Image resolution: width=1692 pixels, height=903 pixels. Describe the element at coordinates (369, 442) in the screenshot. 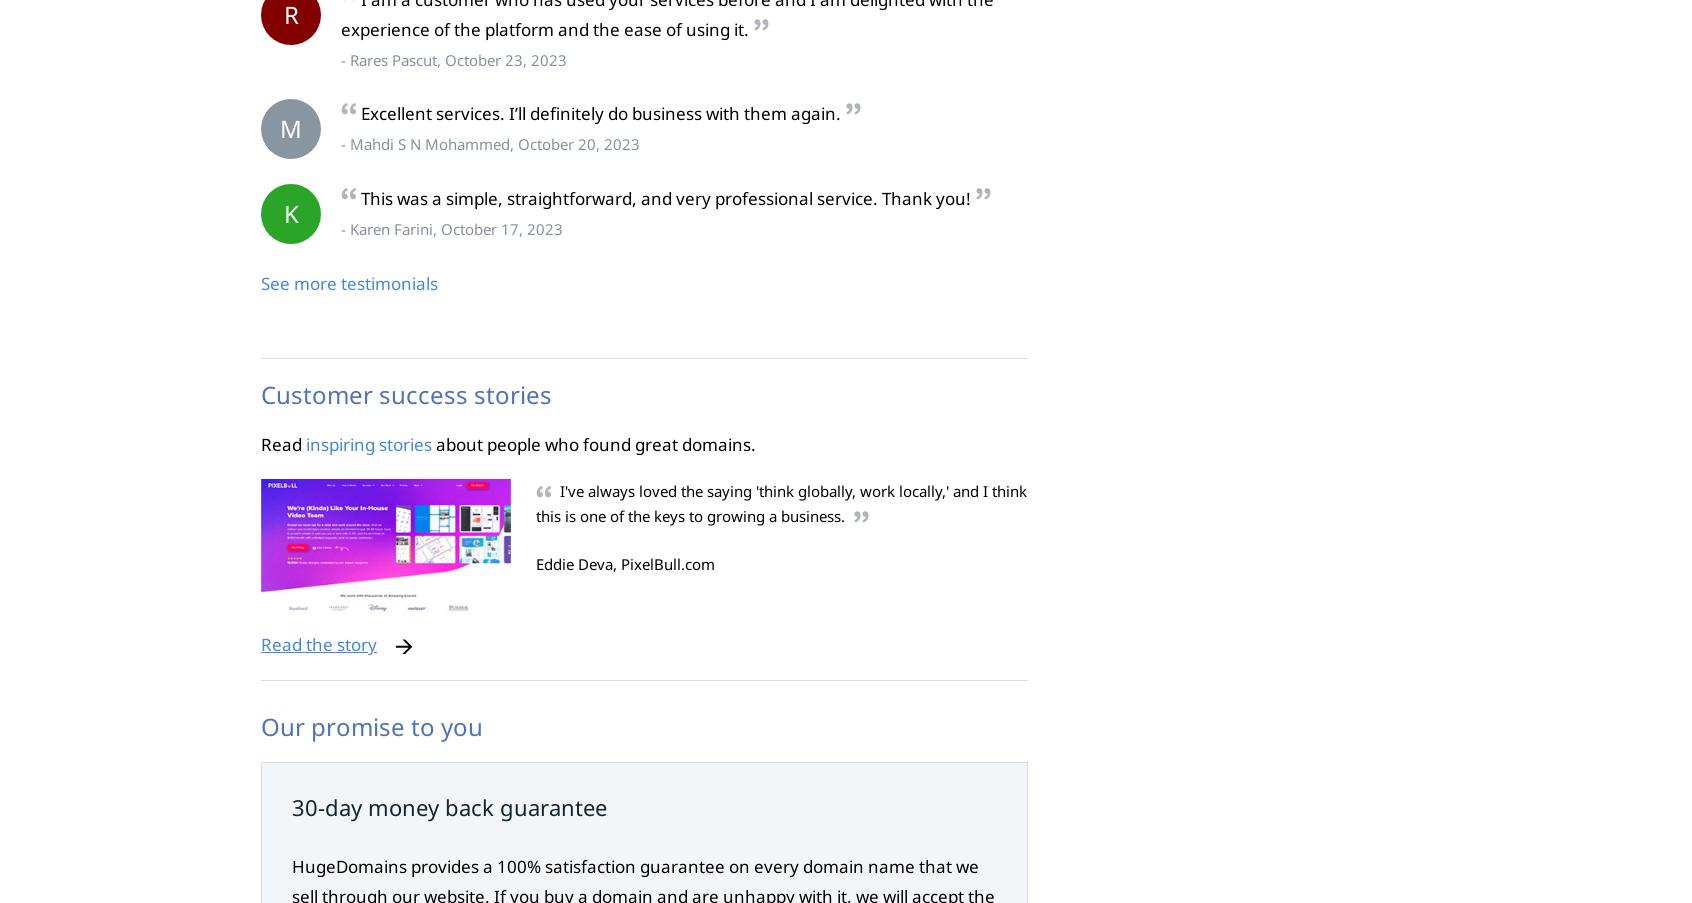

I see `'inspiring stories'` at that location.